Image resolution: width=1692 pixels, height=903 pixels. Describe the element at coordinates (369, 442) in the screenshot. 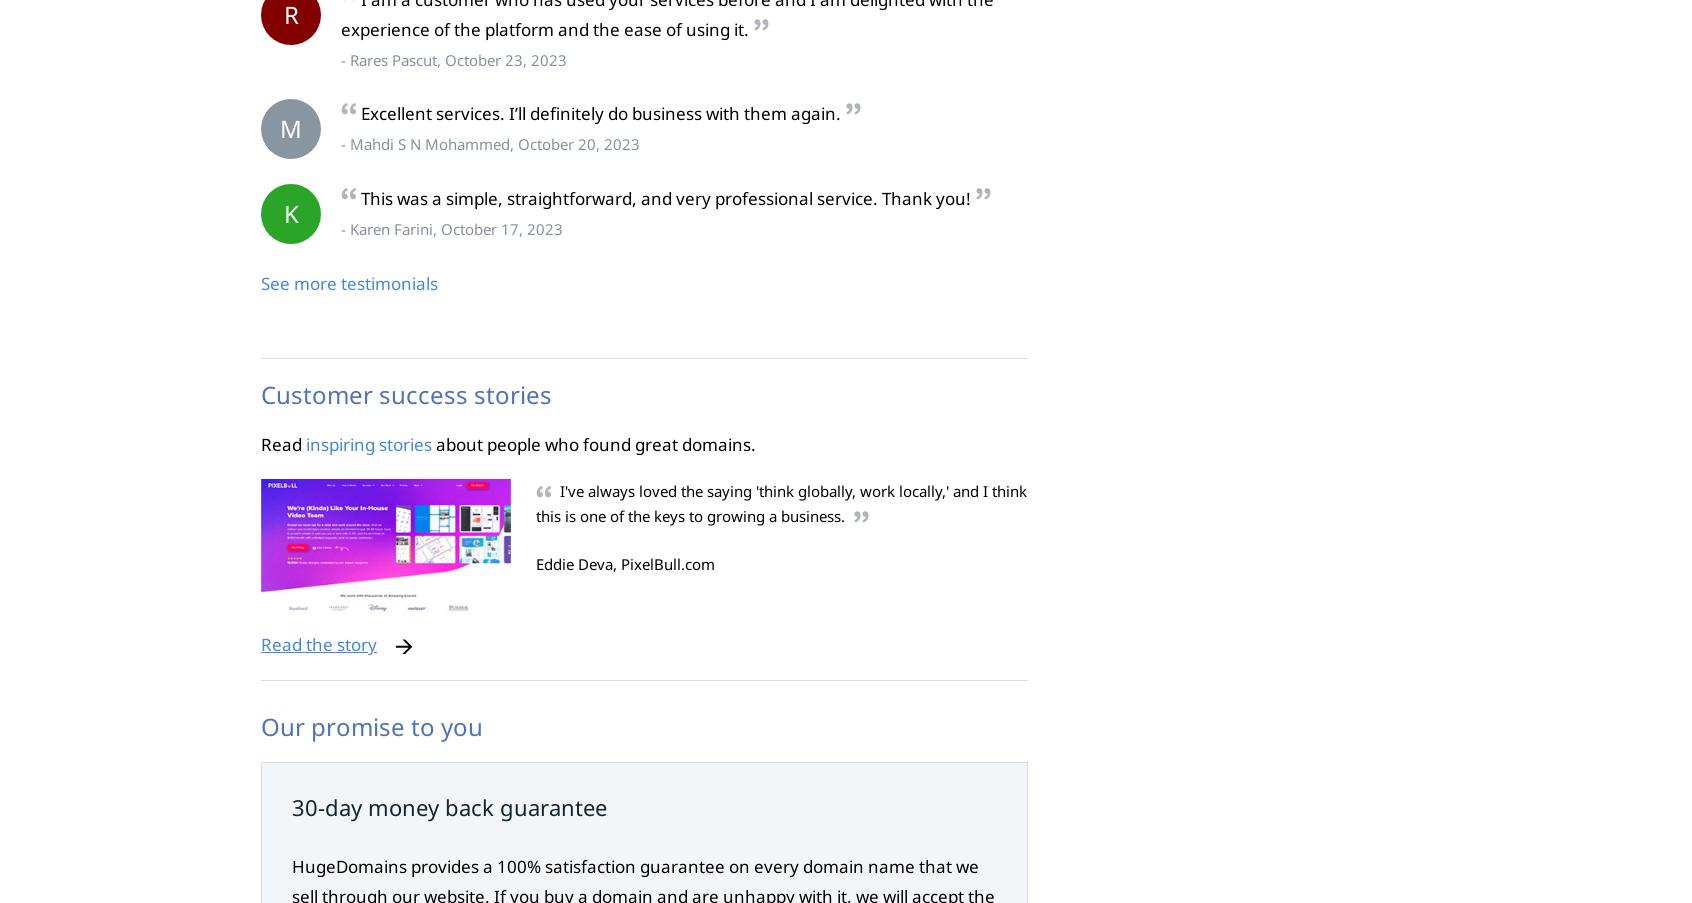

I see `'inspiring stories'` at that location.